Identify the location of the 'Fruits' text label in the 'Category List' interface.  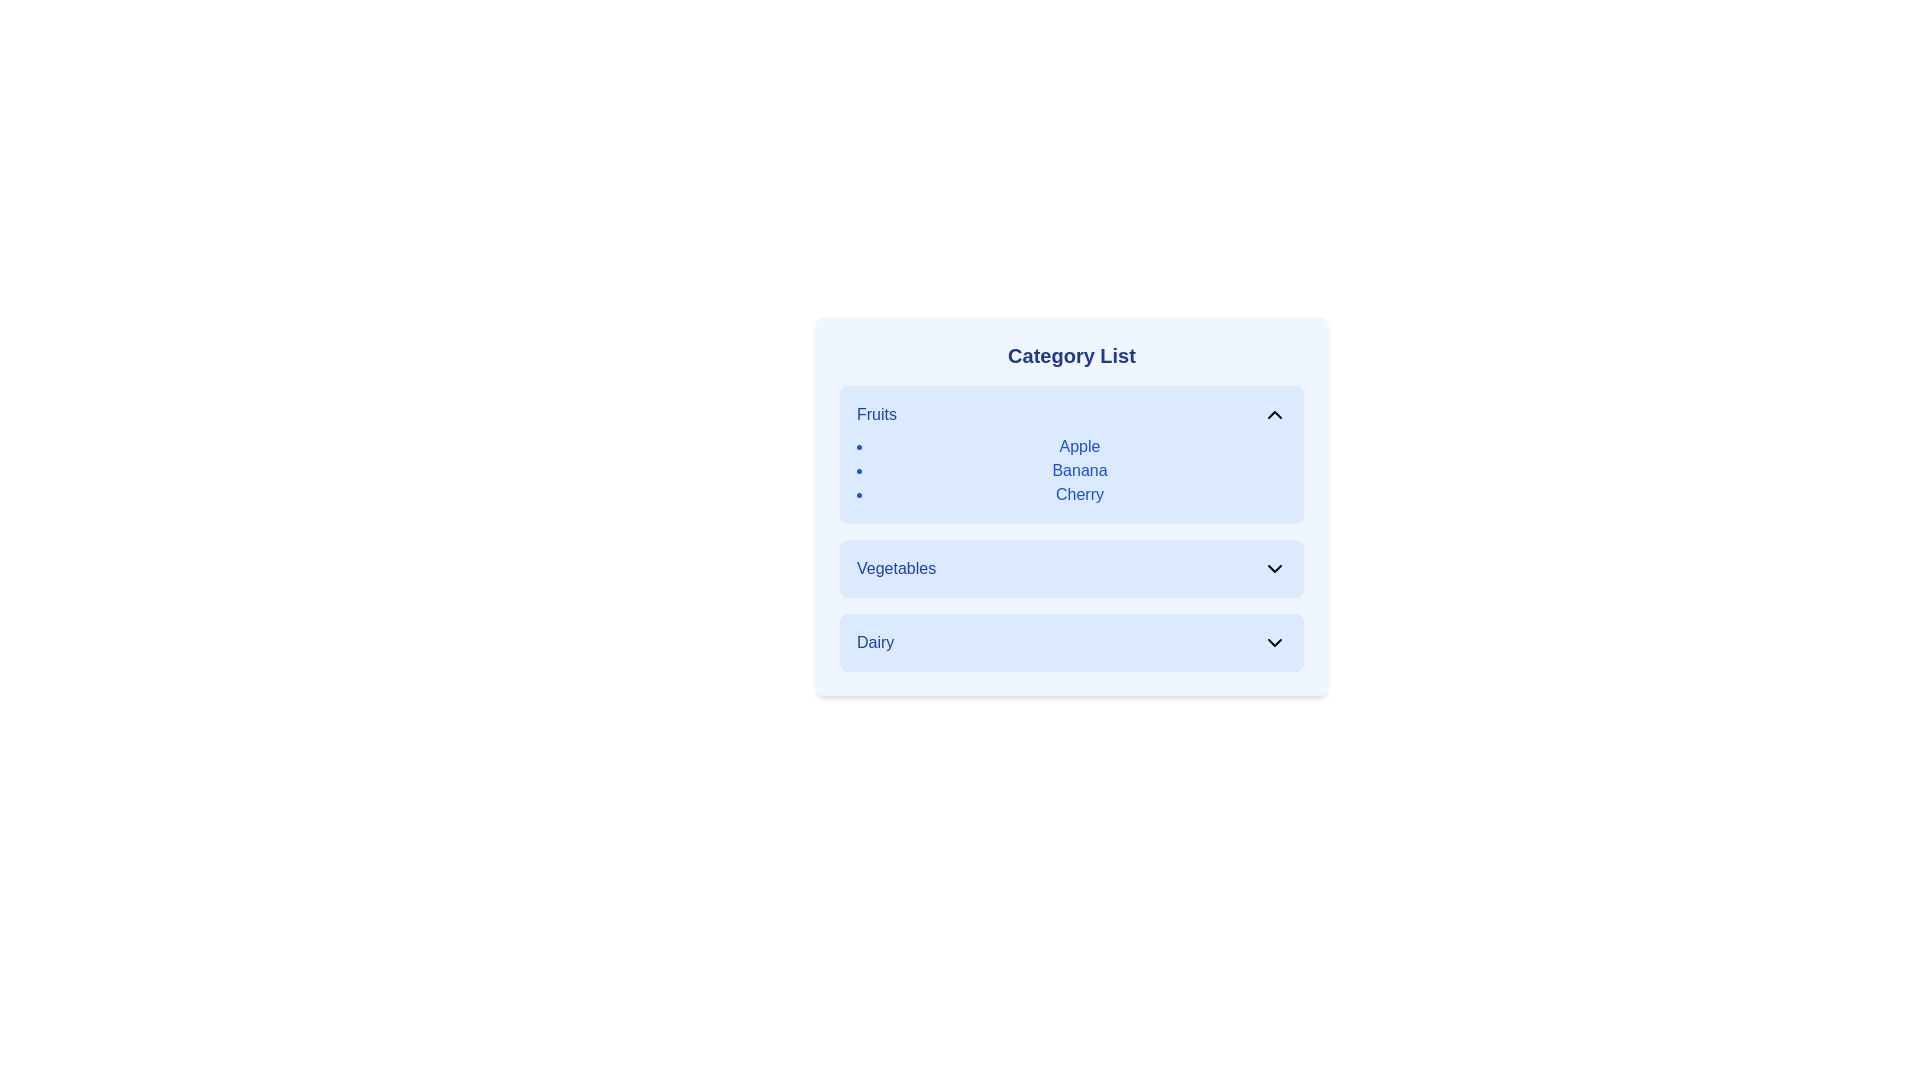
(877, 414).